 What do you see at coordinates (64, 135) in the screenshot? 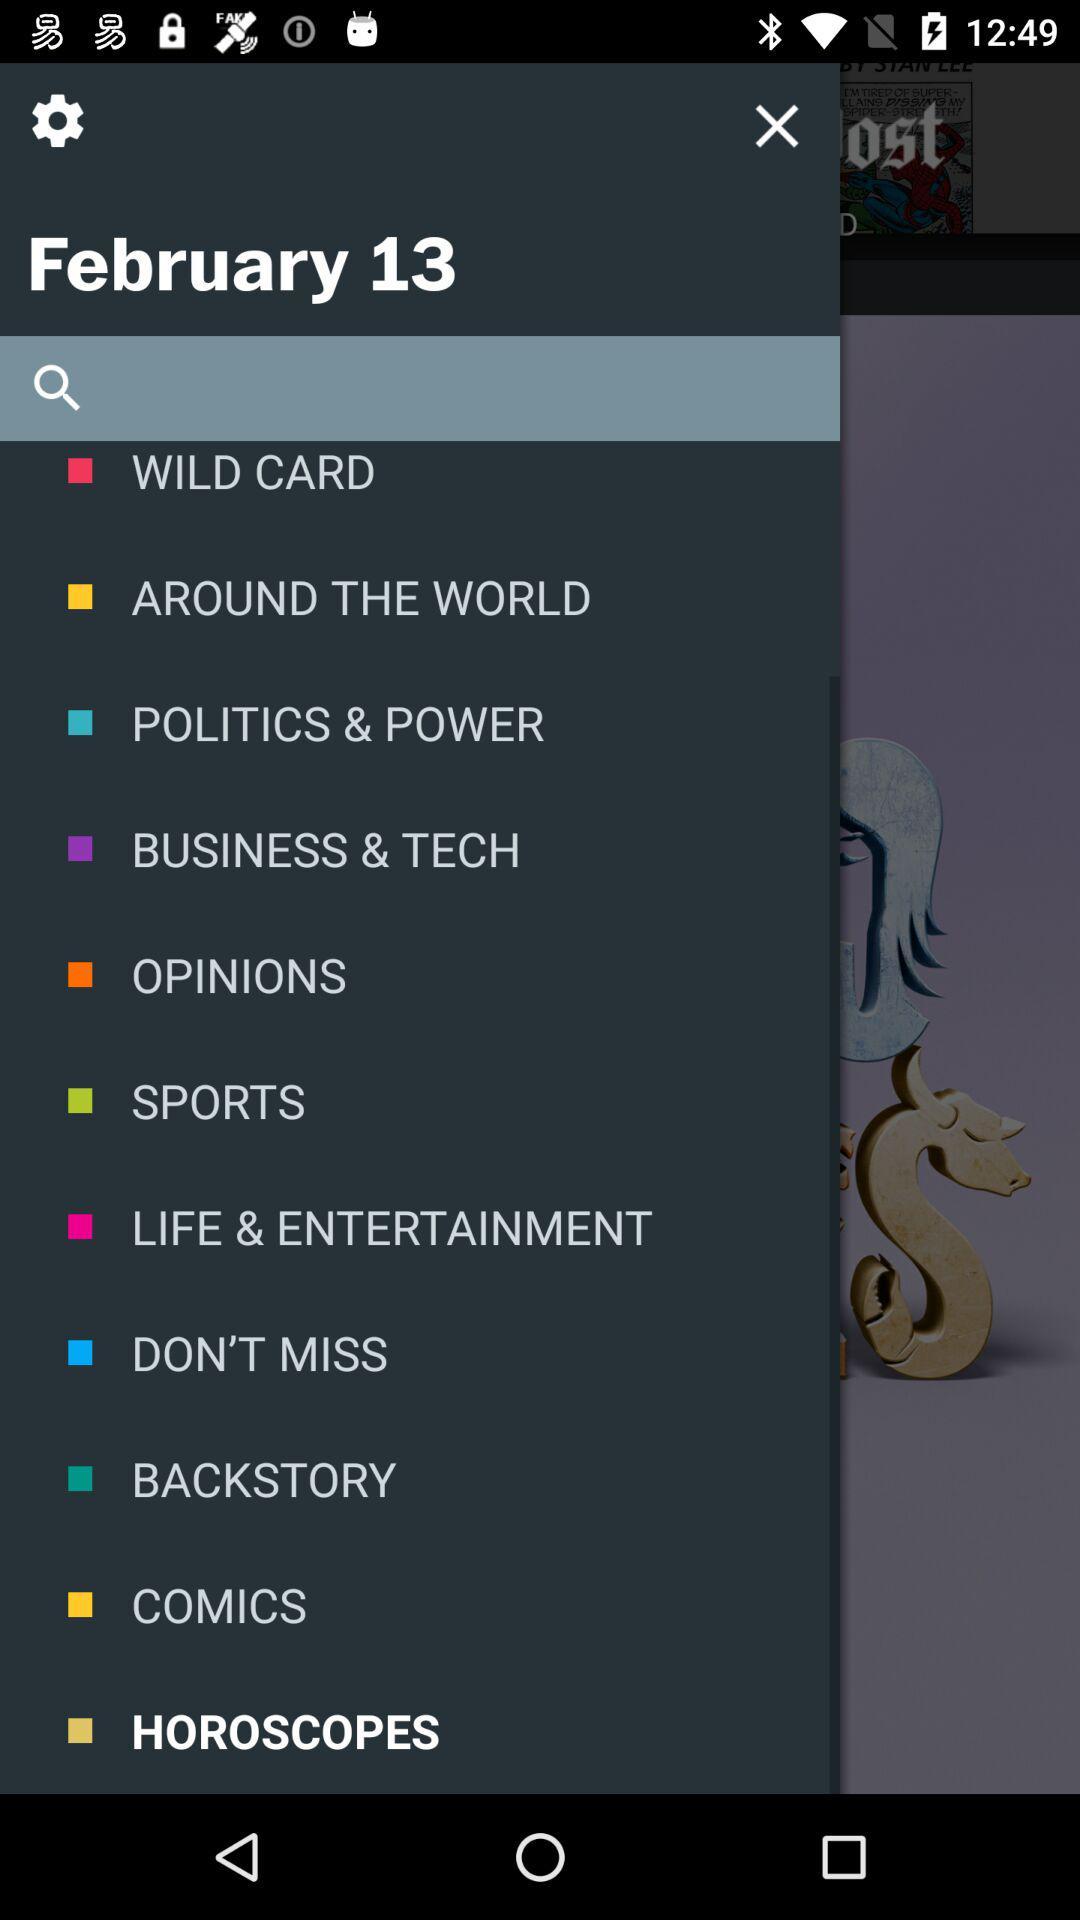
I see `settings` at bounding box center [64, 135].